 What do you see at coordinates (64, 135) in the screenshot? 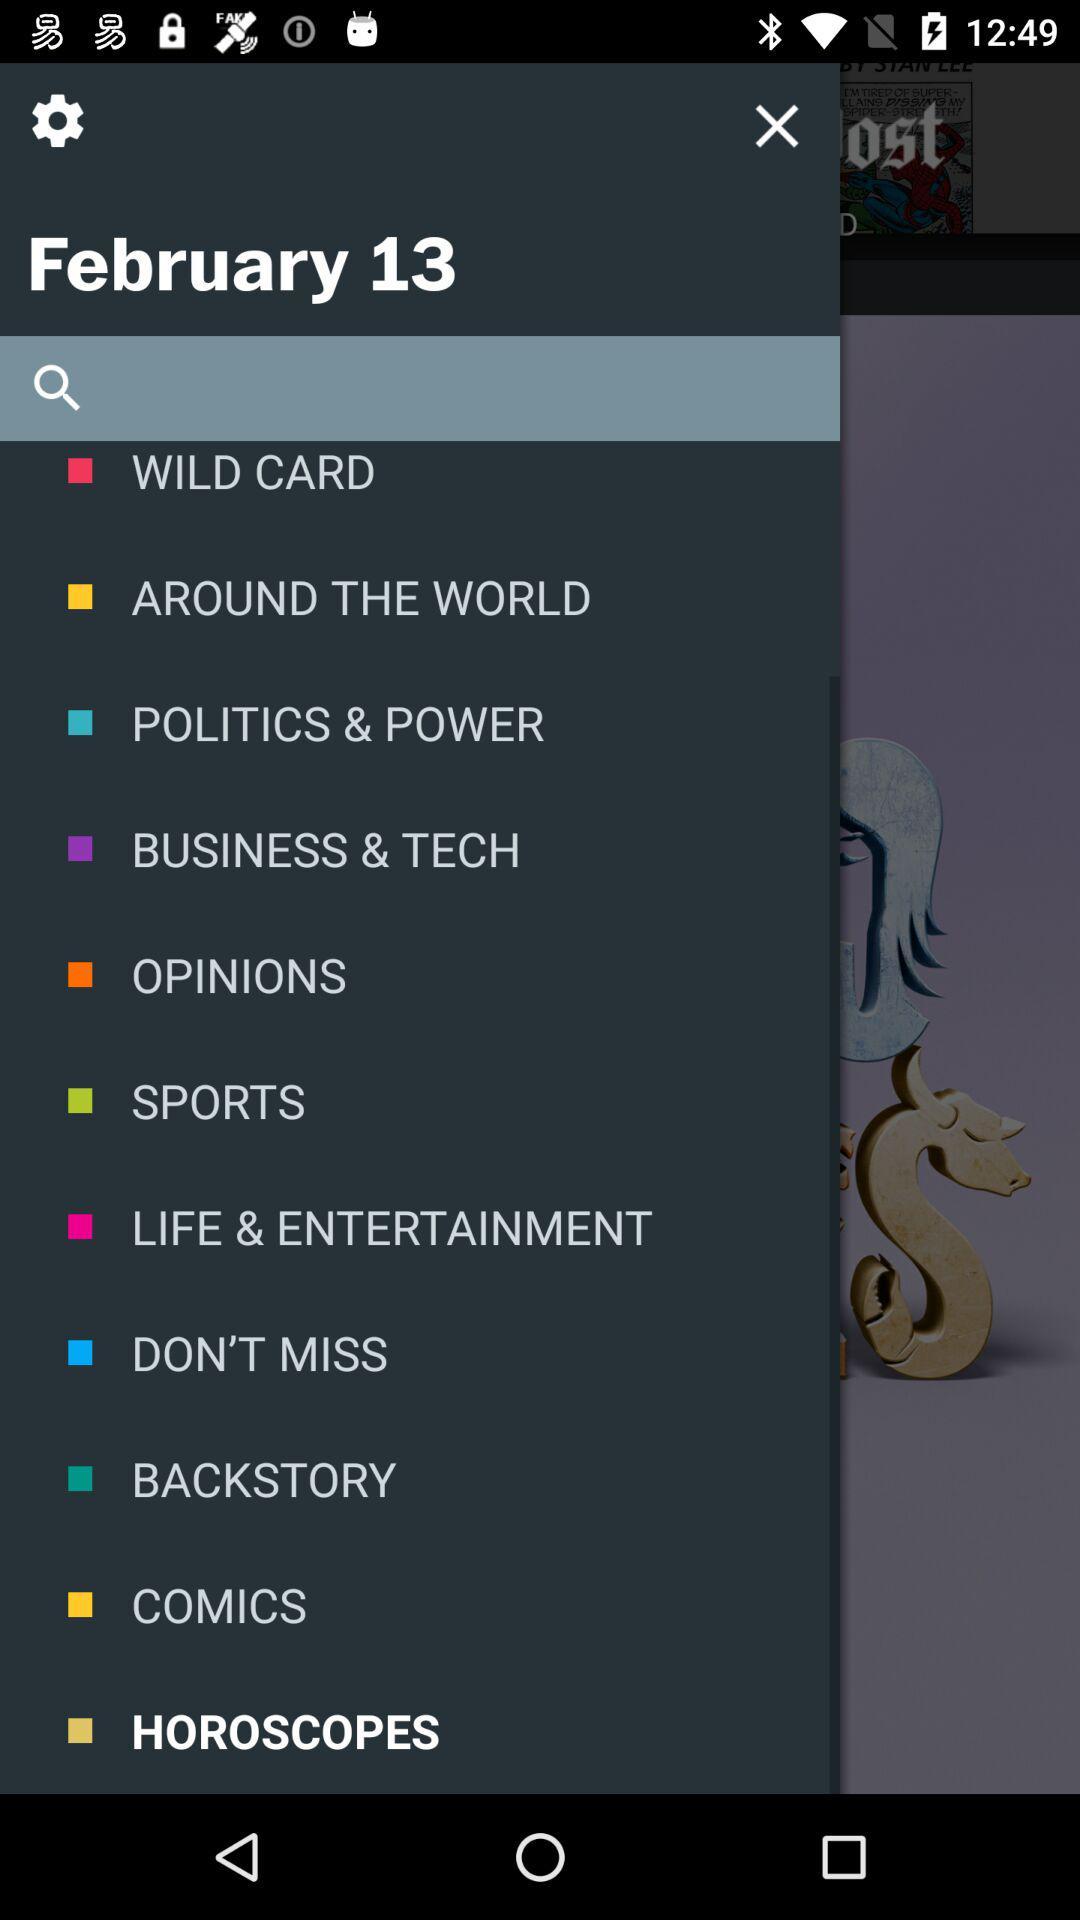
I see `settings` at bounding box center [64, 135].